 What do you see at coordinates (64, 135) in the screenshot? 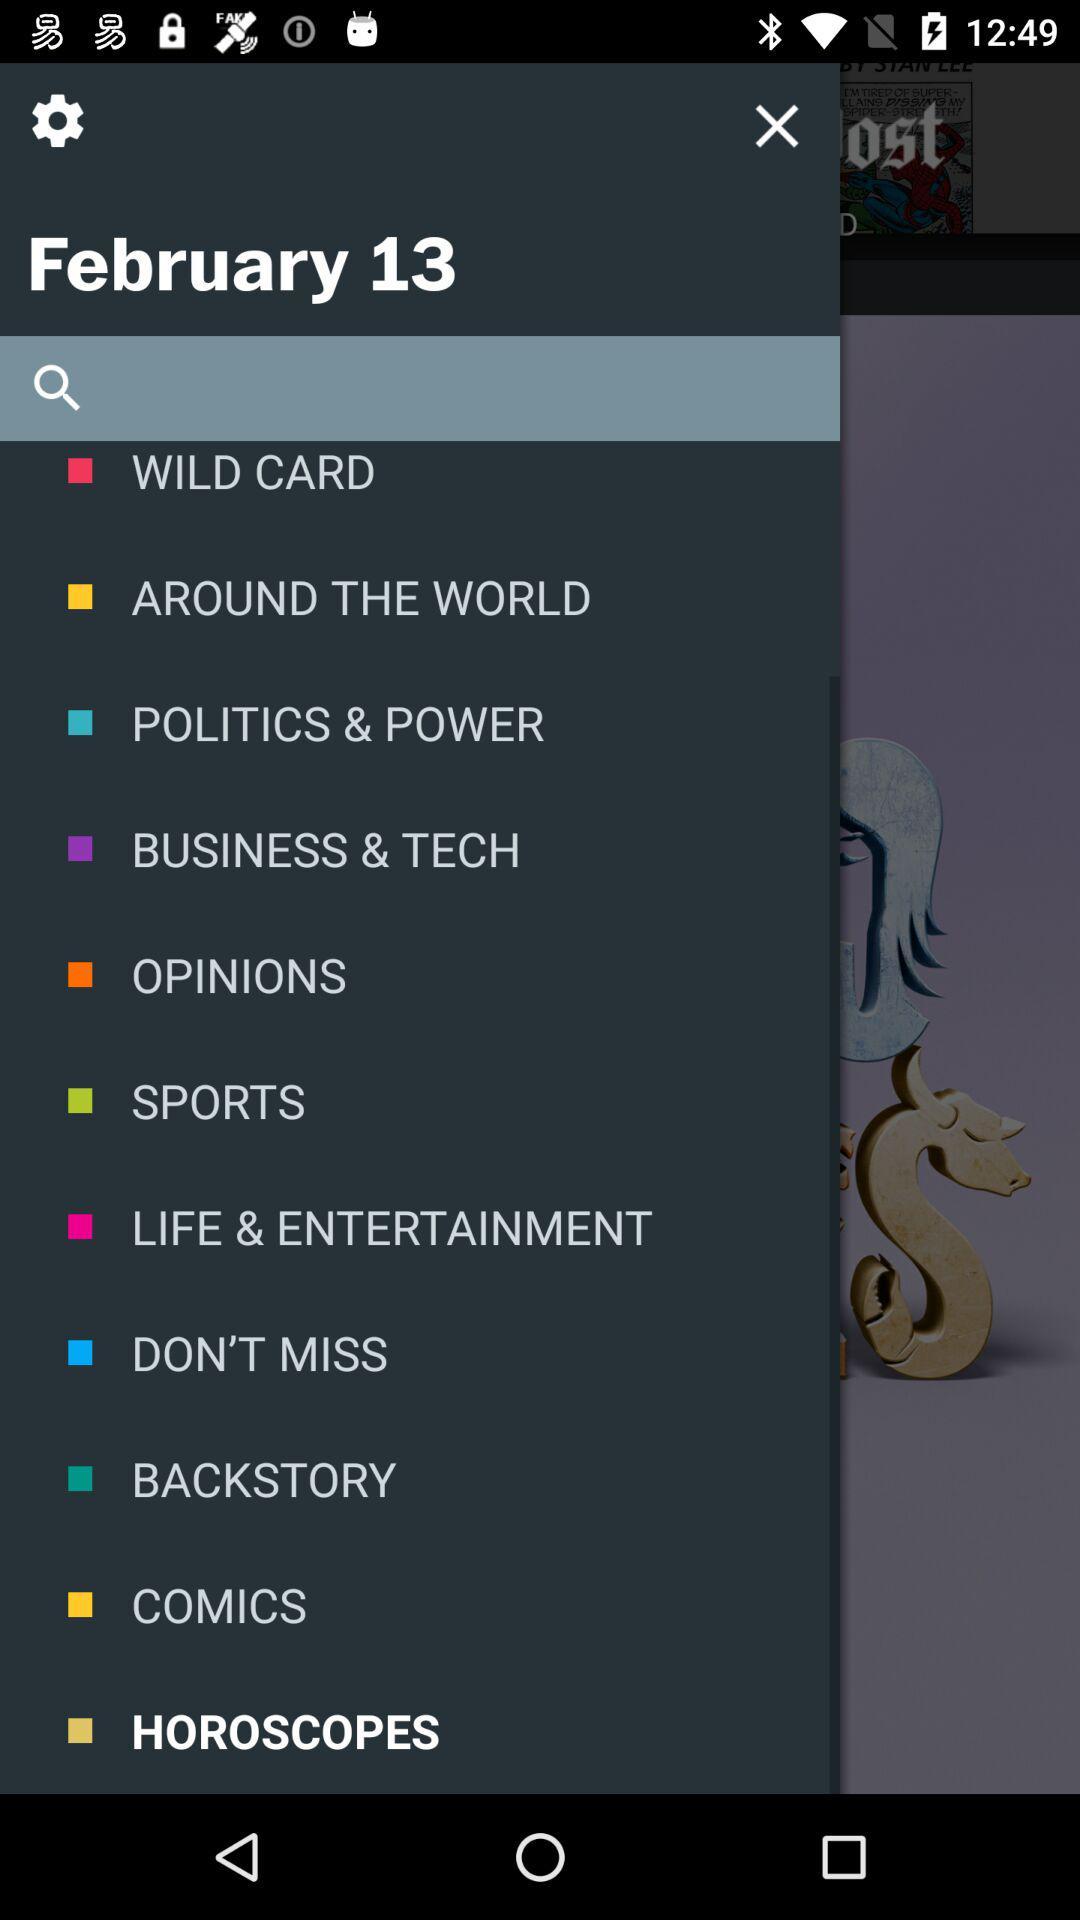
I see `settings` at bounding box center [64, 135].